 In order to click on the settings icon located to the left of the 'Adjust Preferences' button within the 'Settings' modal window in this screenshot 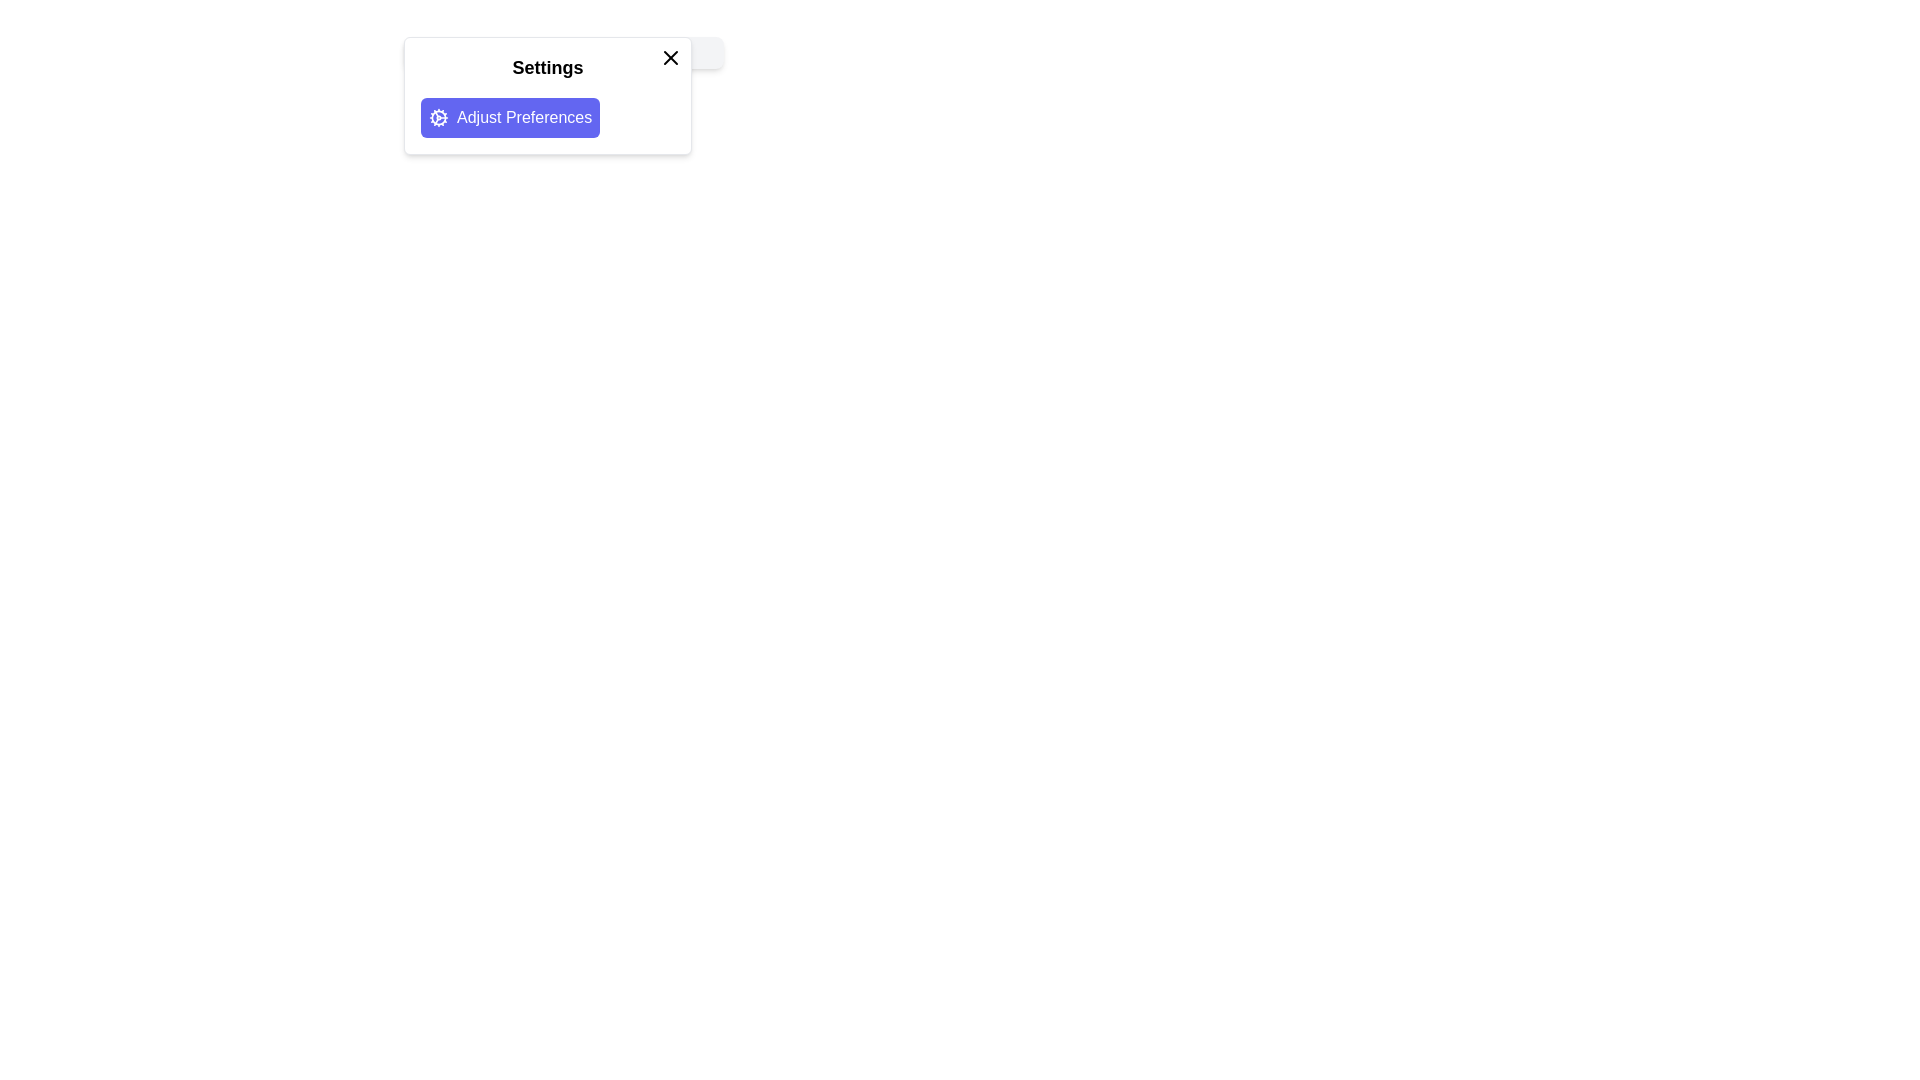, I will do `click(437, 118)`.